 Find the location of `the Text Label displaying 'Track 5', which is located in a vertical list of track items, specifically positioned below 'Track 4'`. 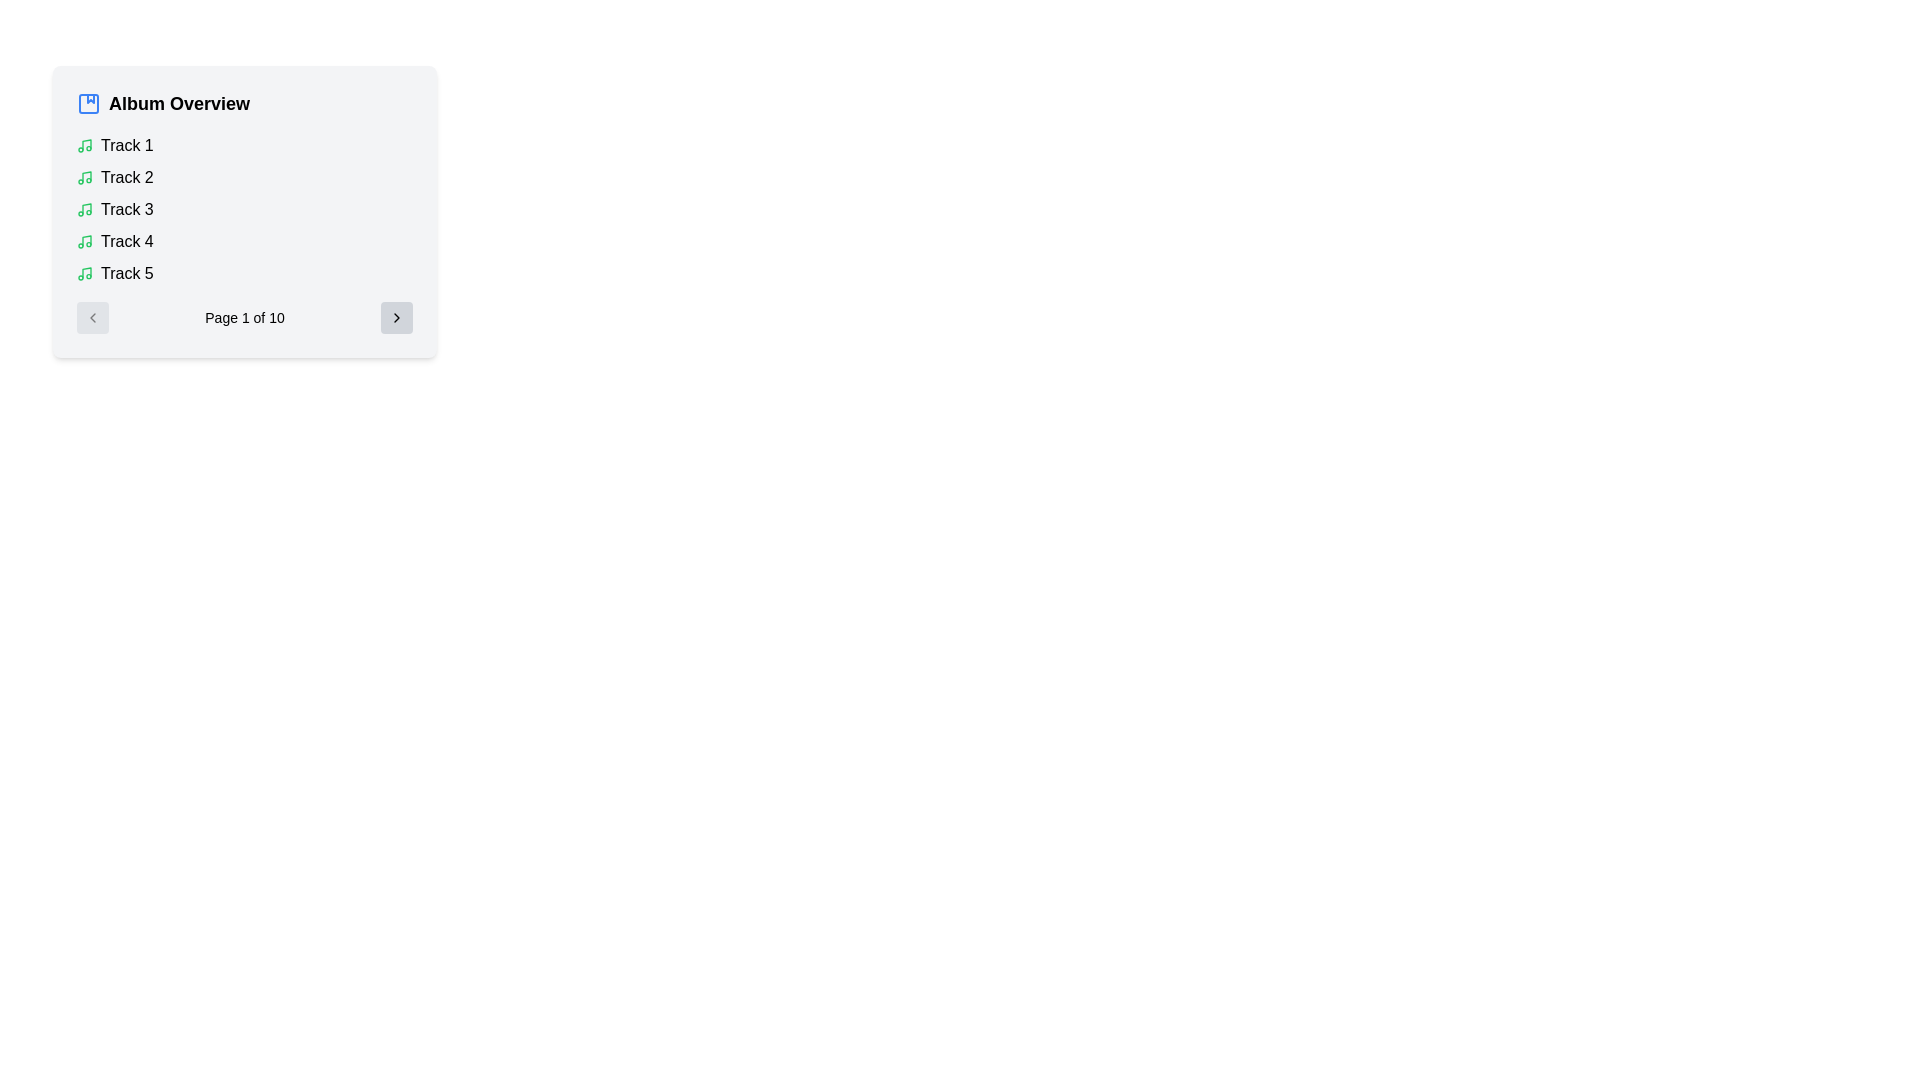

the Text Label displaying 'Track 5', which is located in a vertical list of track items, specifically positioned below 'Track 4' is located at coordinates (126, 273).